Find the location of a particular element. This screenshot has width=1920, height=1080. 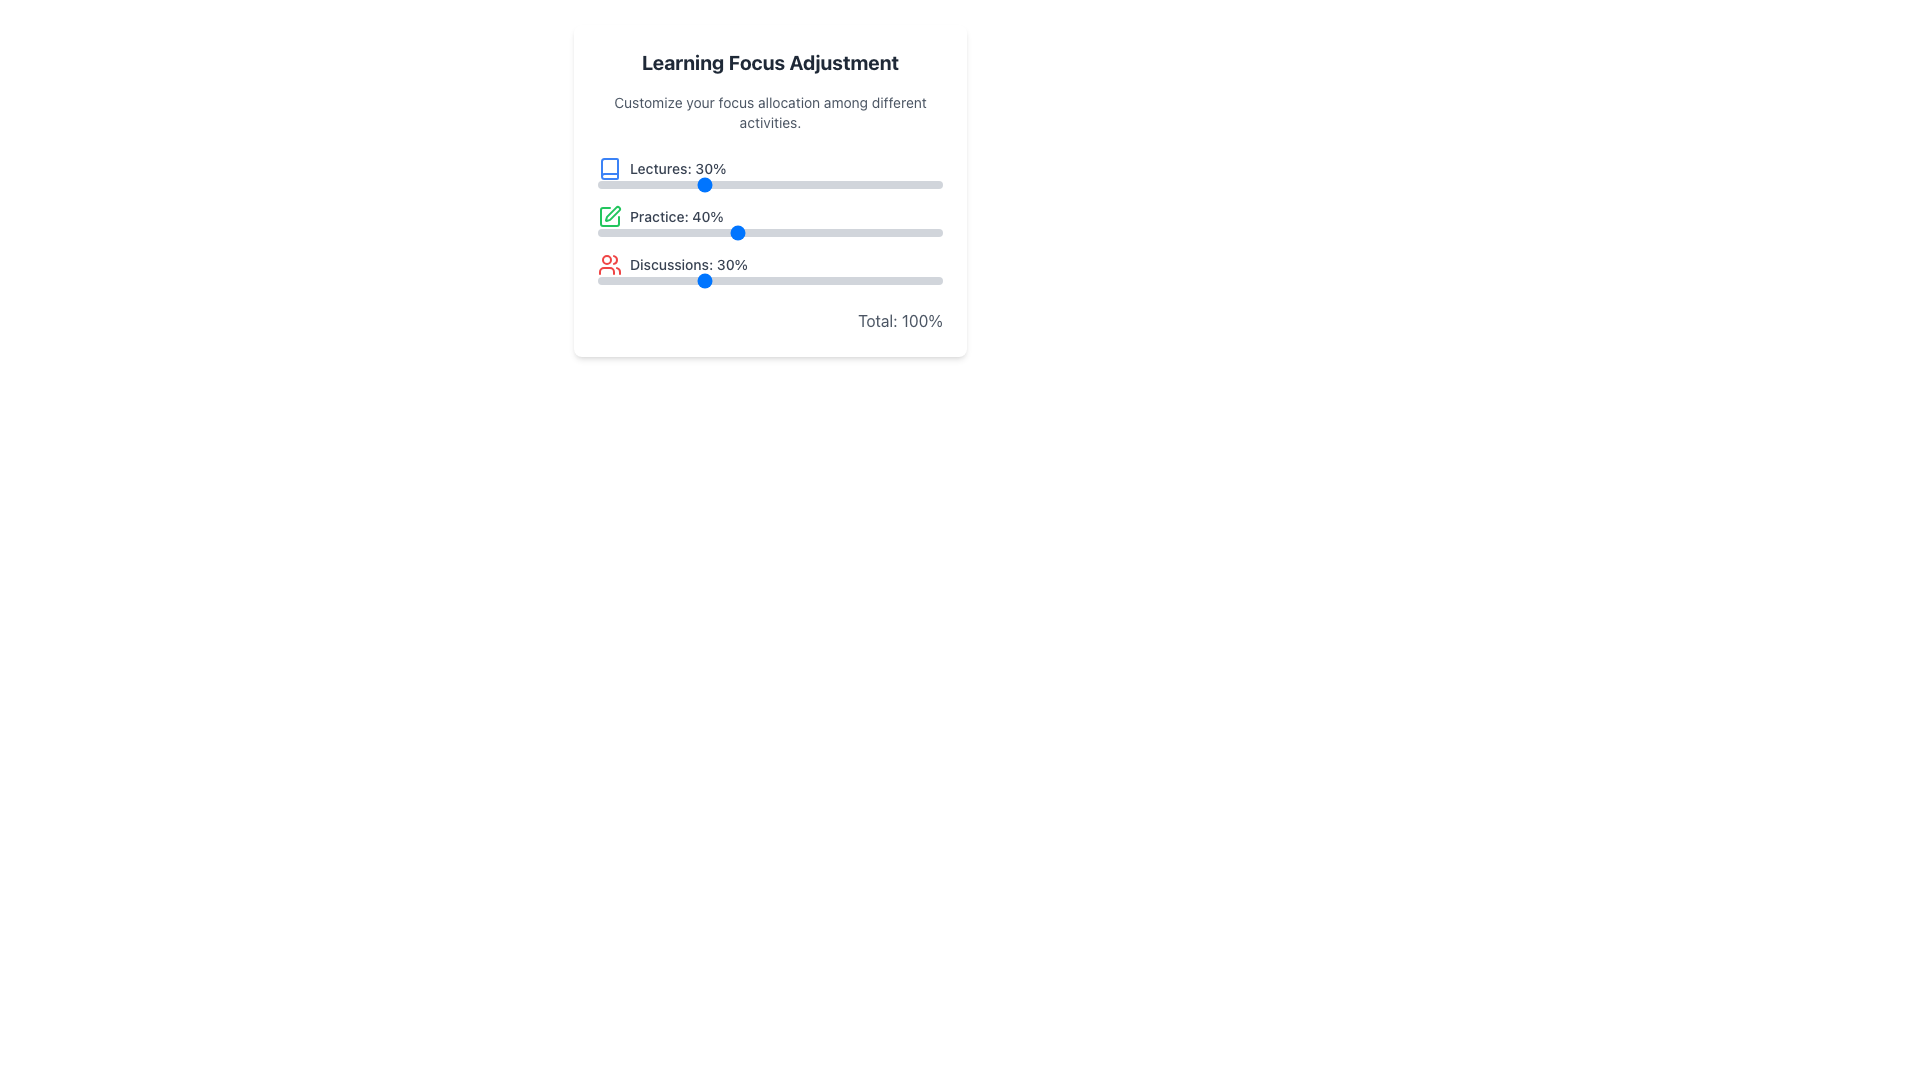

text content of the first category text label in the focus adjustment interface, which is associated with the lecture activity and shows the percentage allocation for lectures. This label is located next to a blue book icon is located at coordinates (678, 168).